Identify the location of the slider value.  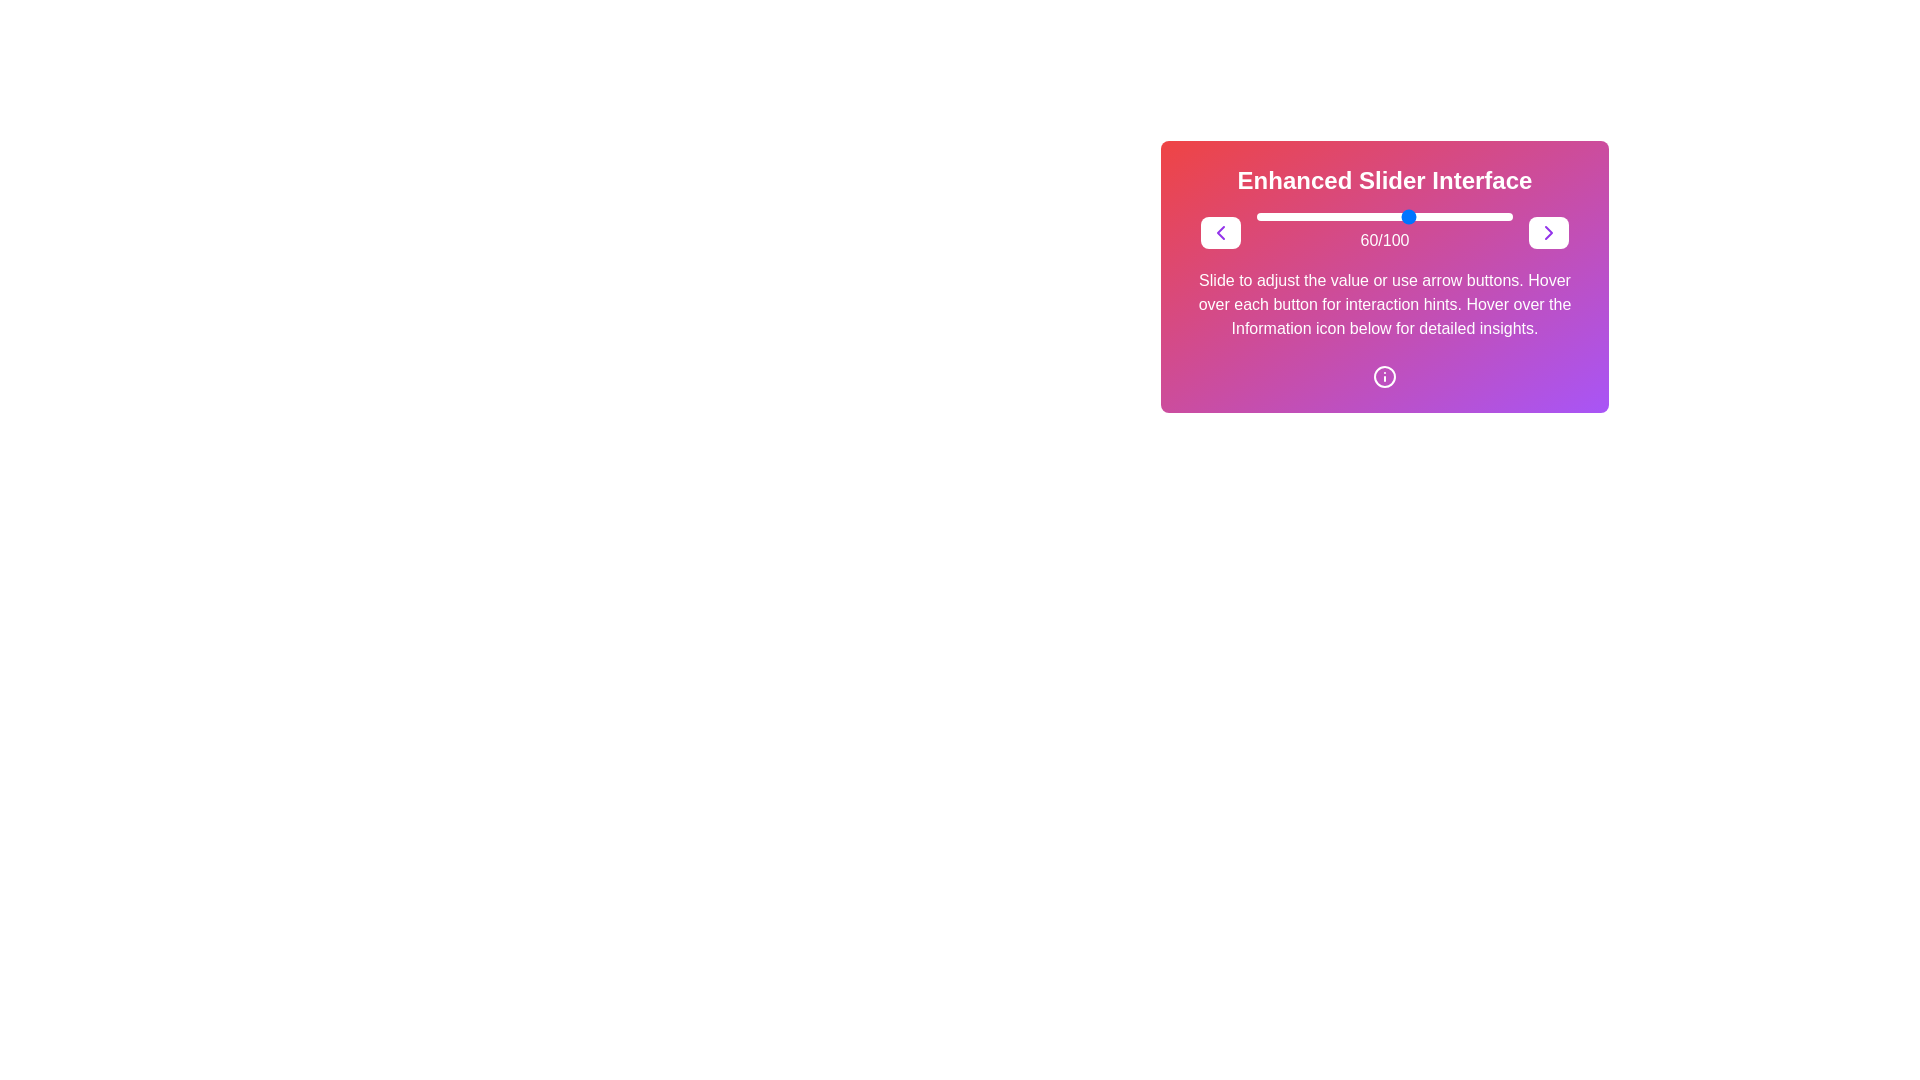
(1384, 216).